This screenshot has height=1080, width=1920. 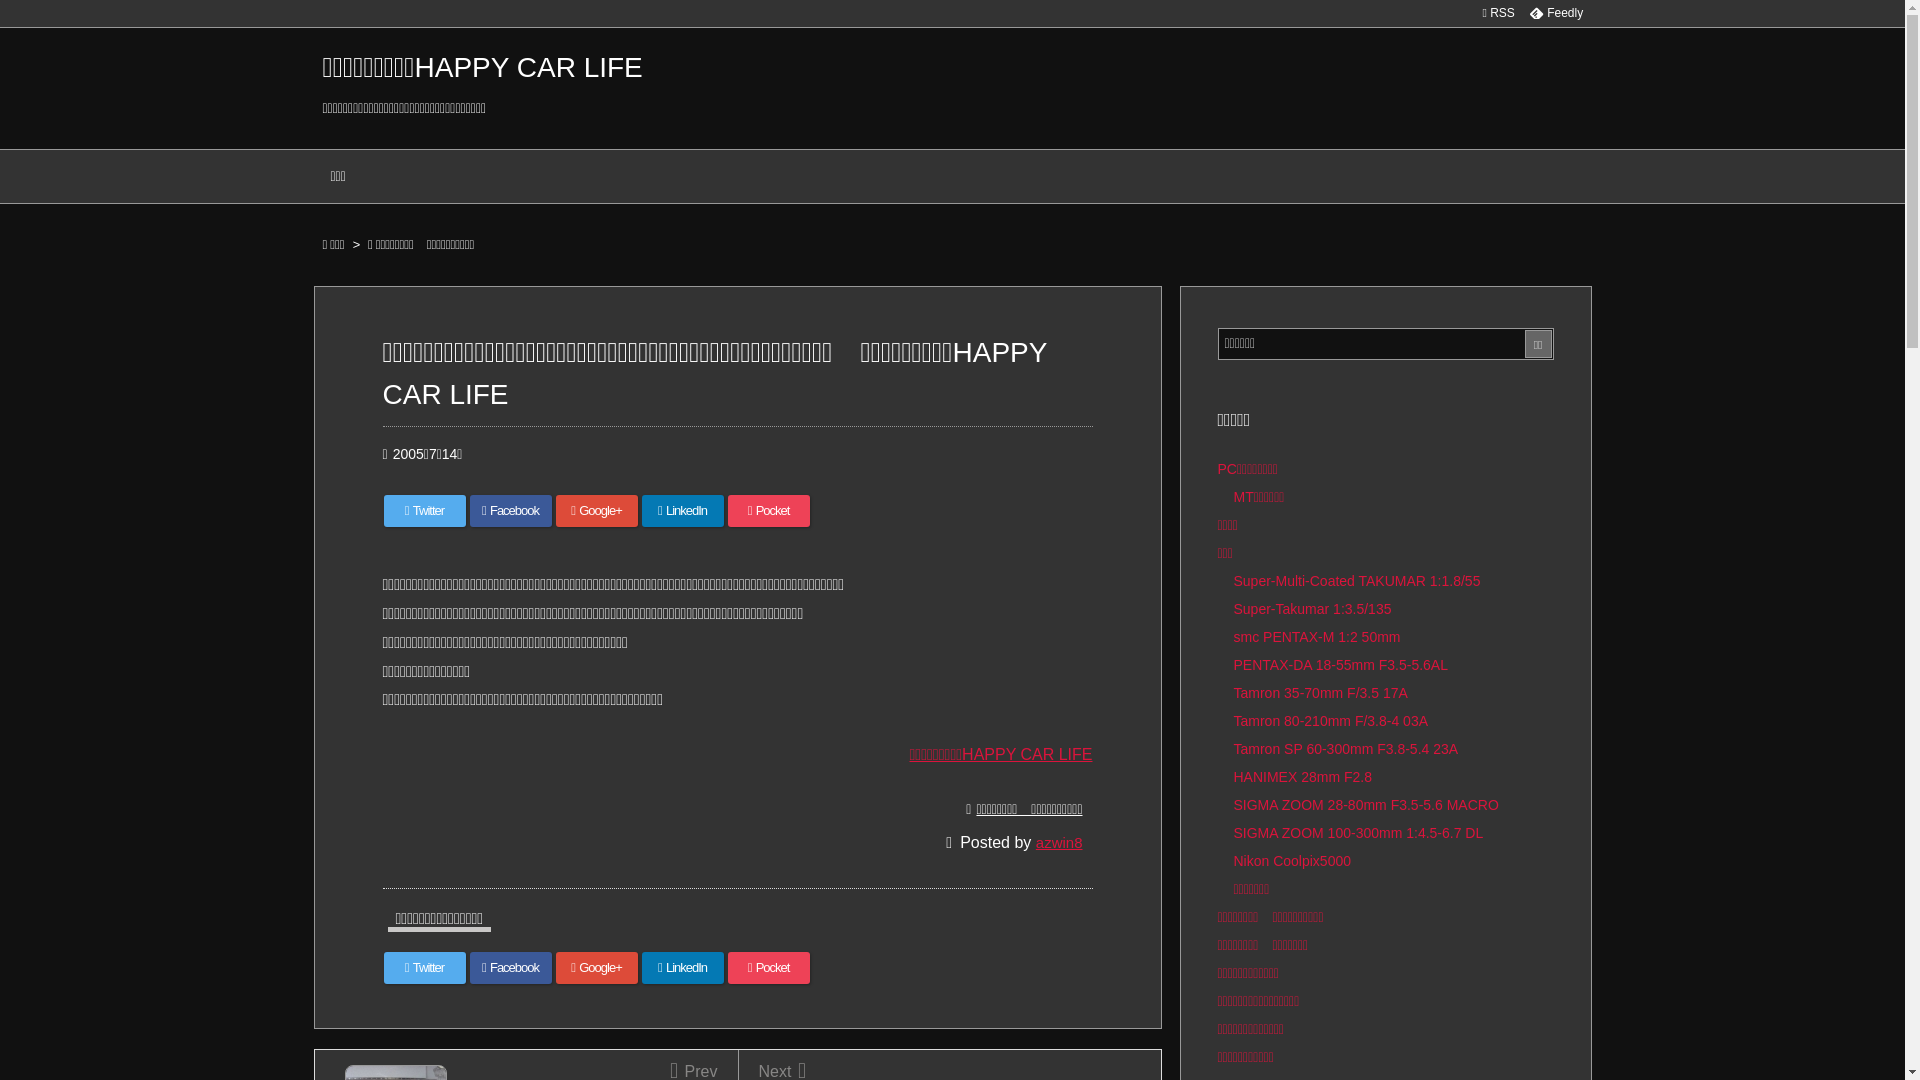 I want to click on '  Feedly ', so click(x=1554, y=12).